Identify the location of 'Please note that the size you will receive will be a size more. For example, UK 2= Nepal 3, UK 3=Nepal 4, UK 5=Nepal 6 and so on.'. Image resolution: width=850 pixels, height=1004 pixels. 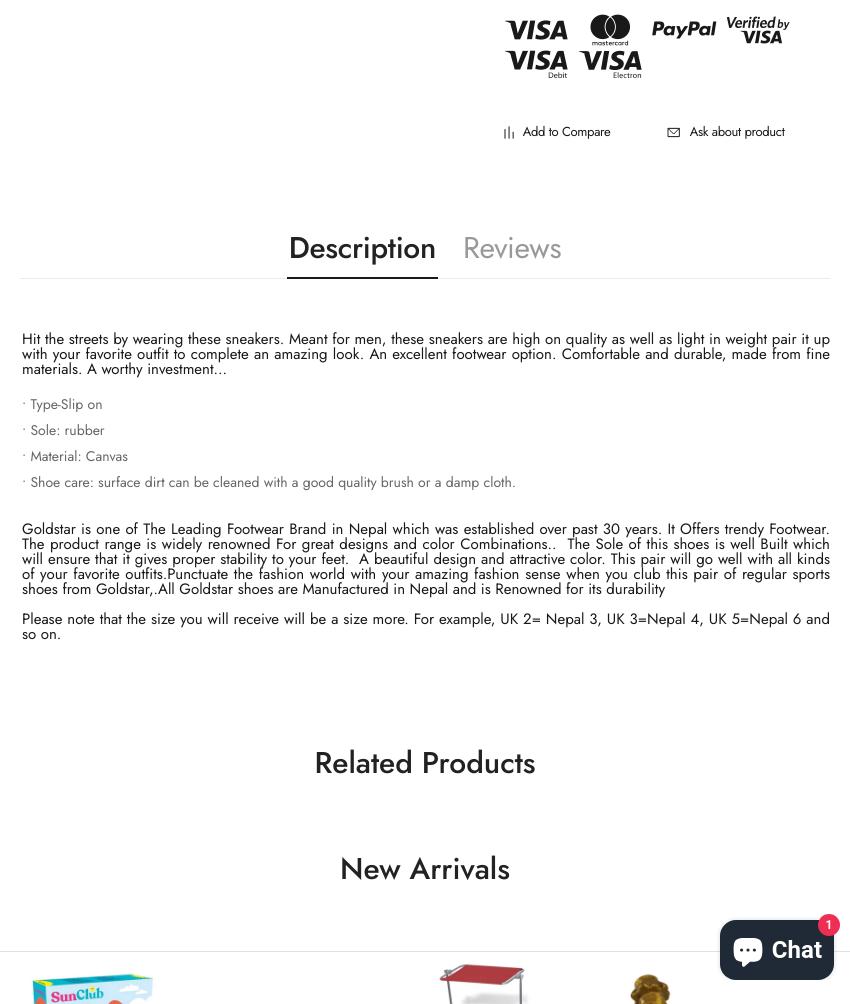
(425, 626).